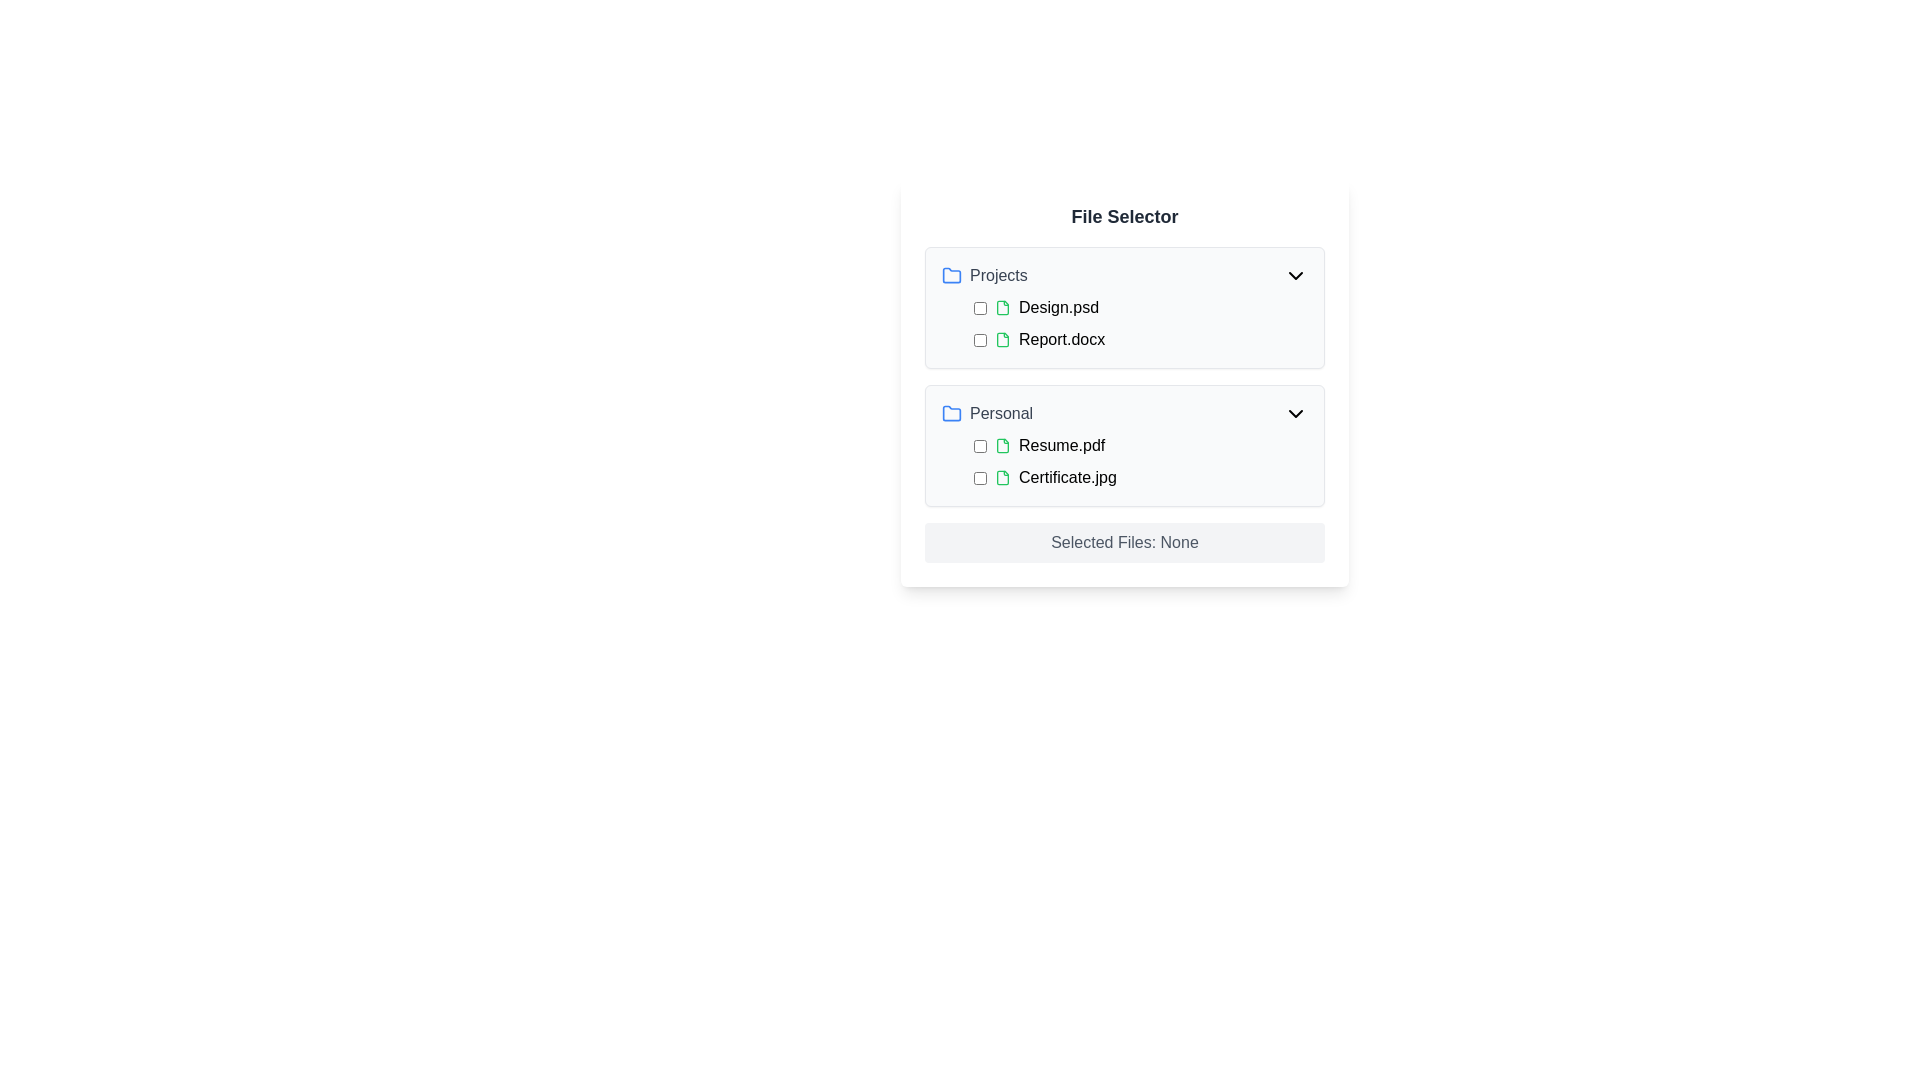 The image size is (1920, 1080). What do you see at coordinates (950, 411) in the screenshot?
I see `the blue folder icon with rounded corners located to the left of the 'Personal' label in the file selector interface` at bounding box center [950, 411].